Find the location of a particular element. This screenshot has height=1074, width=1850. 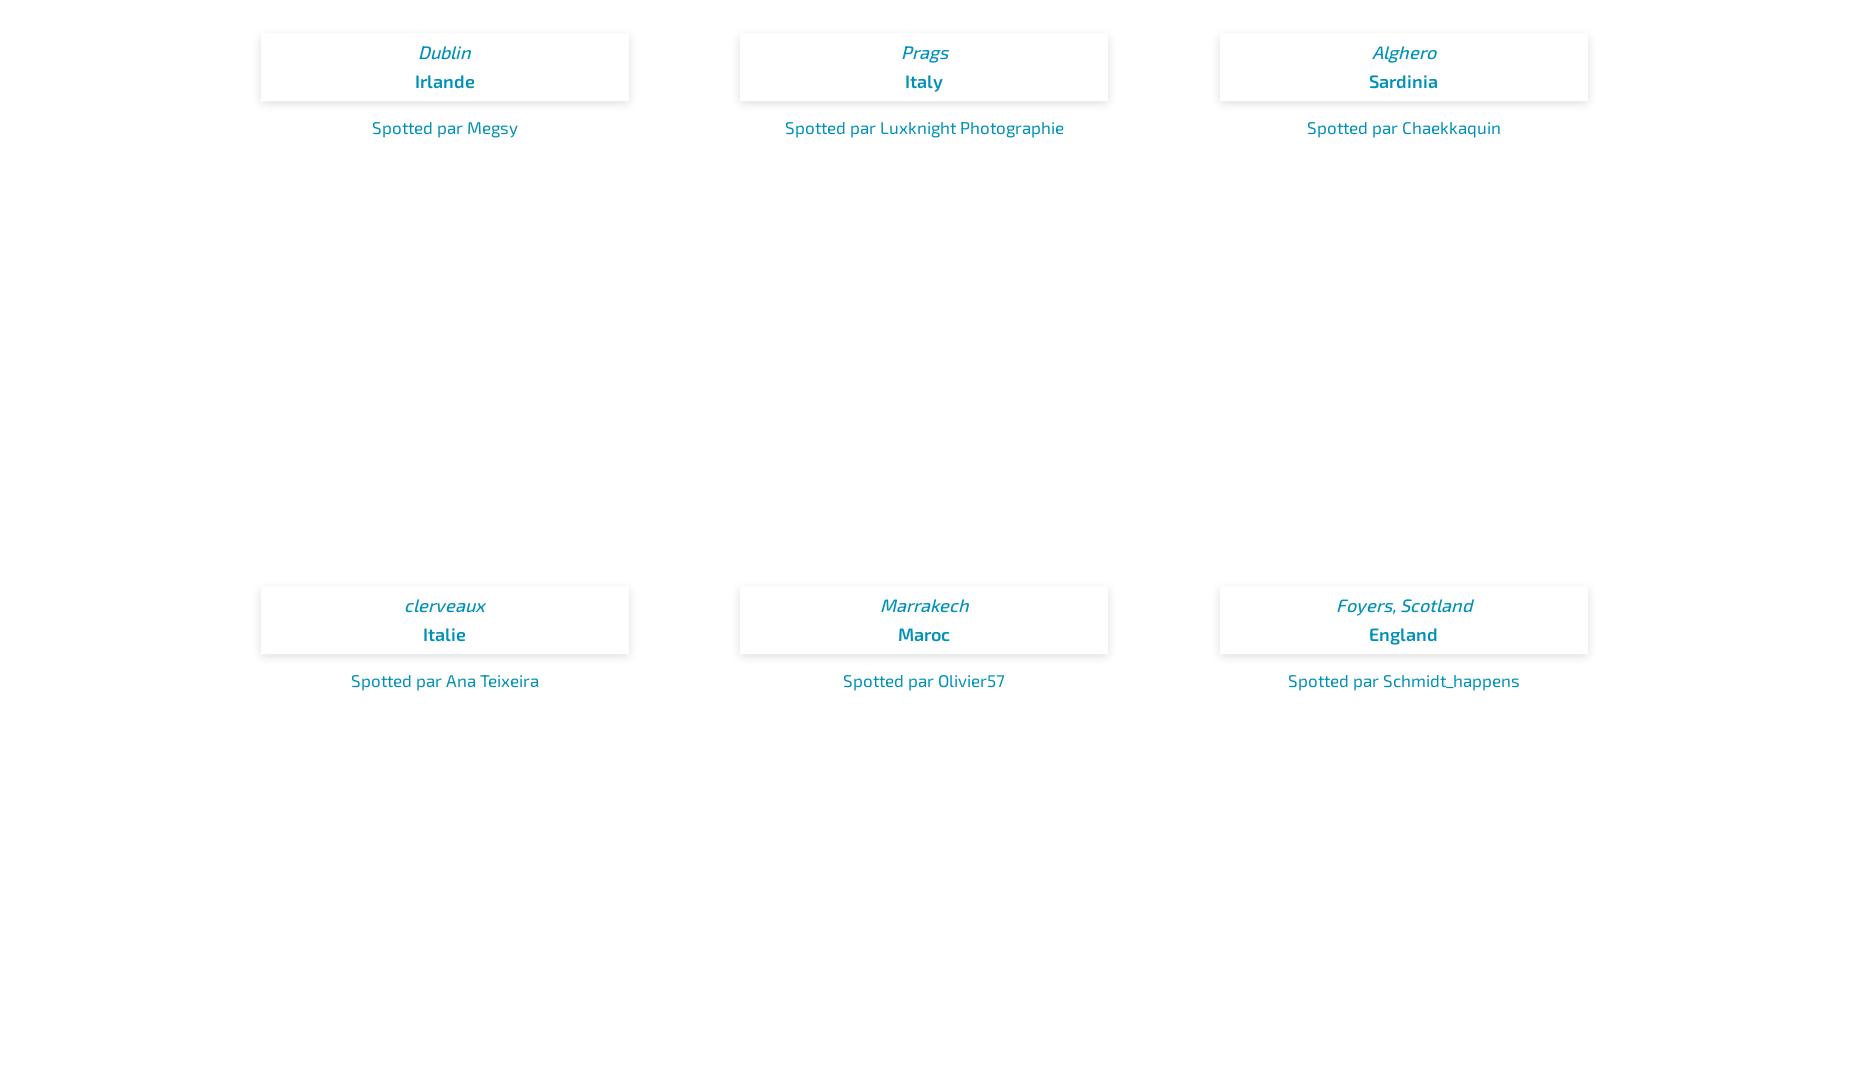

'Italie' is located at coordinates (443, 633).